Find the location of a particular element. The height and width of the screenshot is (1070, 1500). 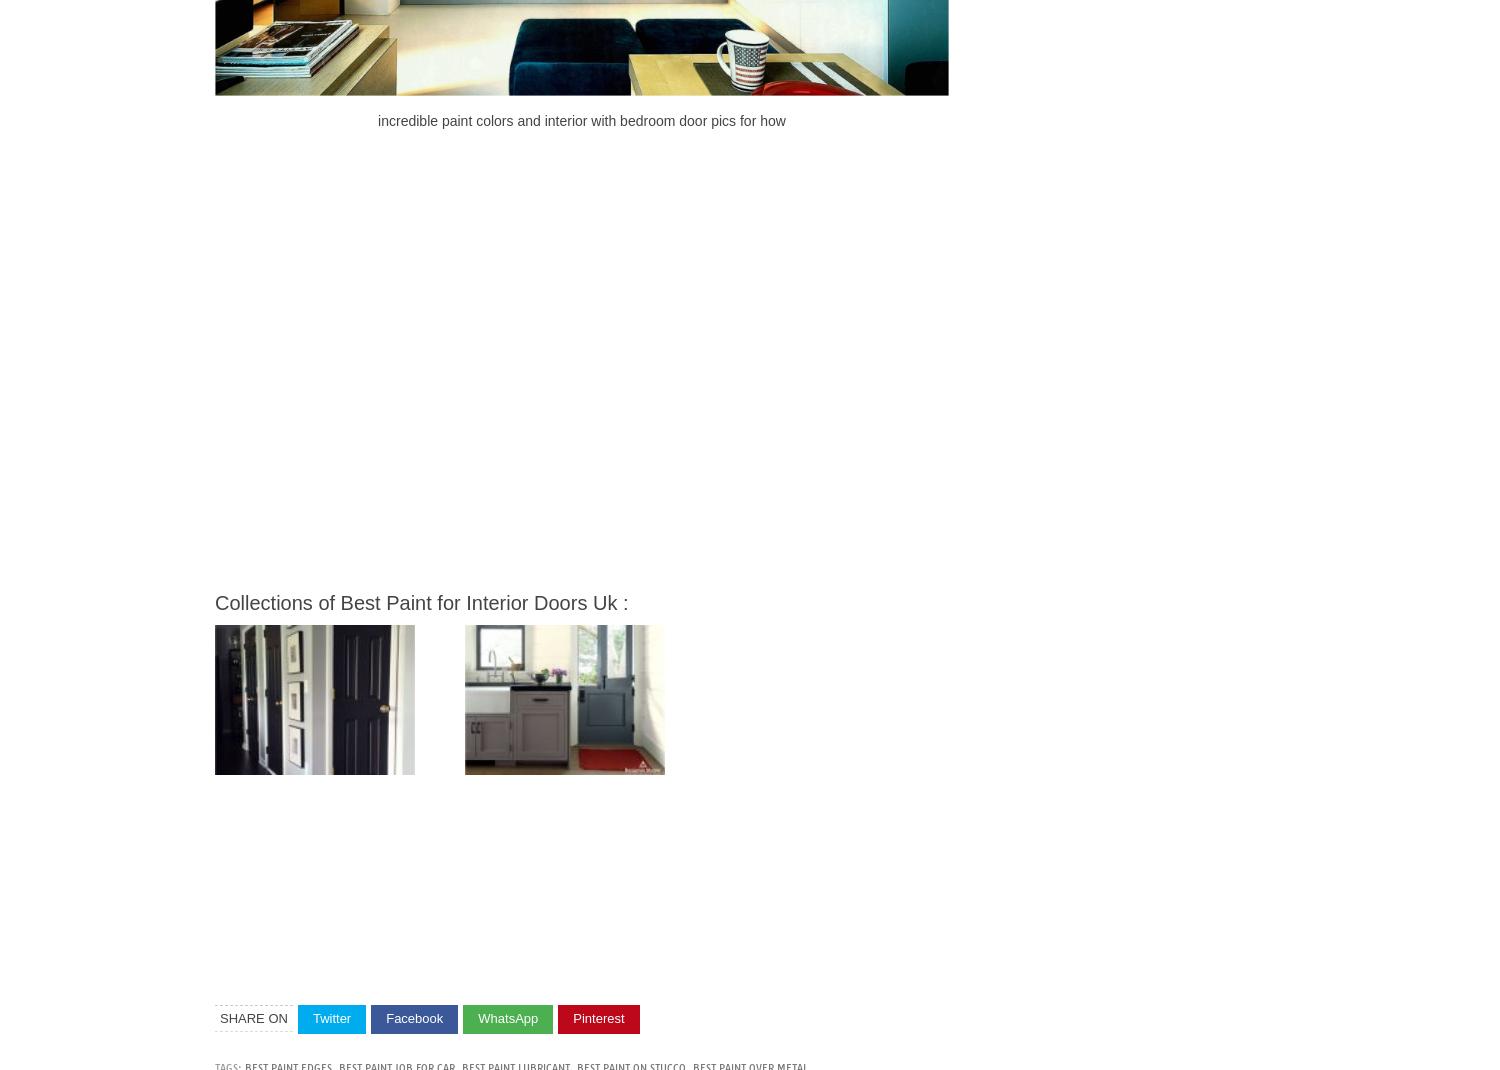

'Best Paint for Interior Doors Uk 2018 Color Trends Caliente Af 290 Pinterest Kitchen Paint' is located at coordinates (468, 771).